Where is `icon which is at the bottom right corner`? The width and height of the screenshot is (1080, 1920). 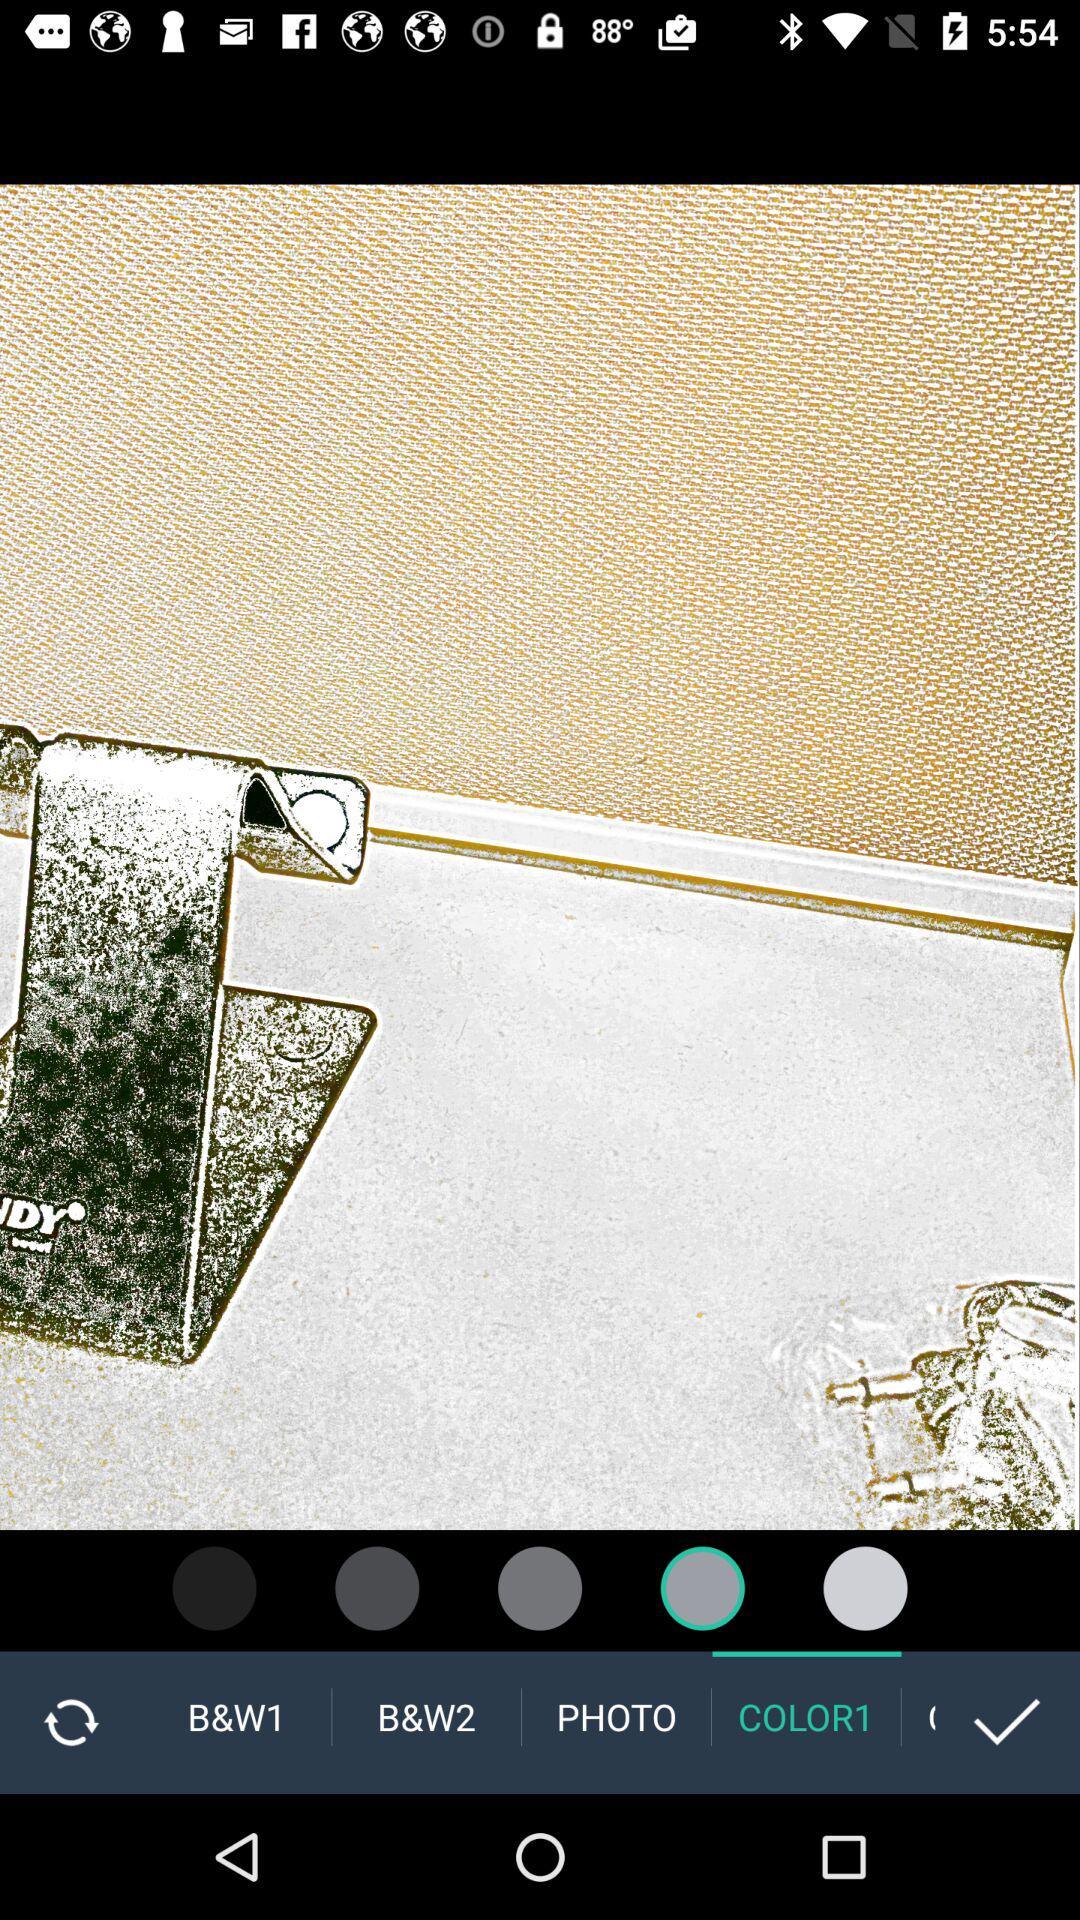
icon which is at the bottom right corner is located at coordinates (1007, 1722).